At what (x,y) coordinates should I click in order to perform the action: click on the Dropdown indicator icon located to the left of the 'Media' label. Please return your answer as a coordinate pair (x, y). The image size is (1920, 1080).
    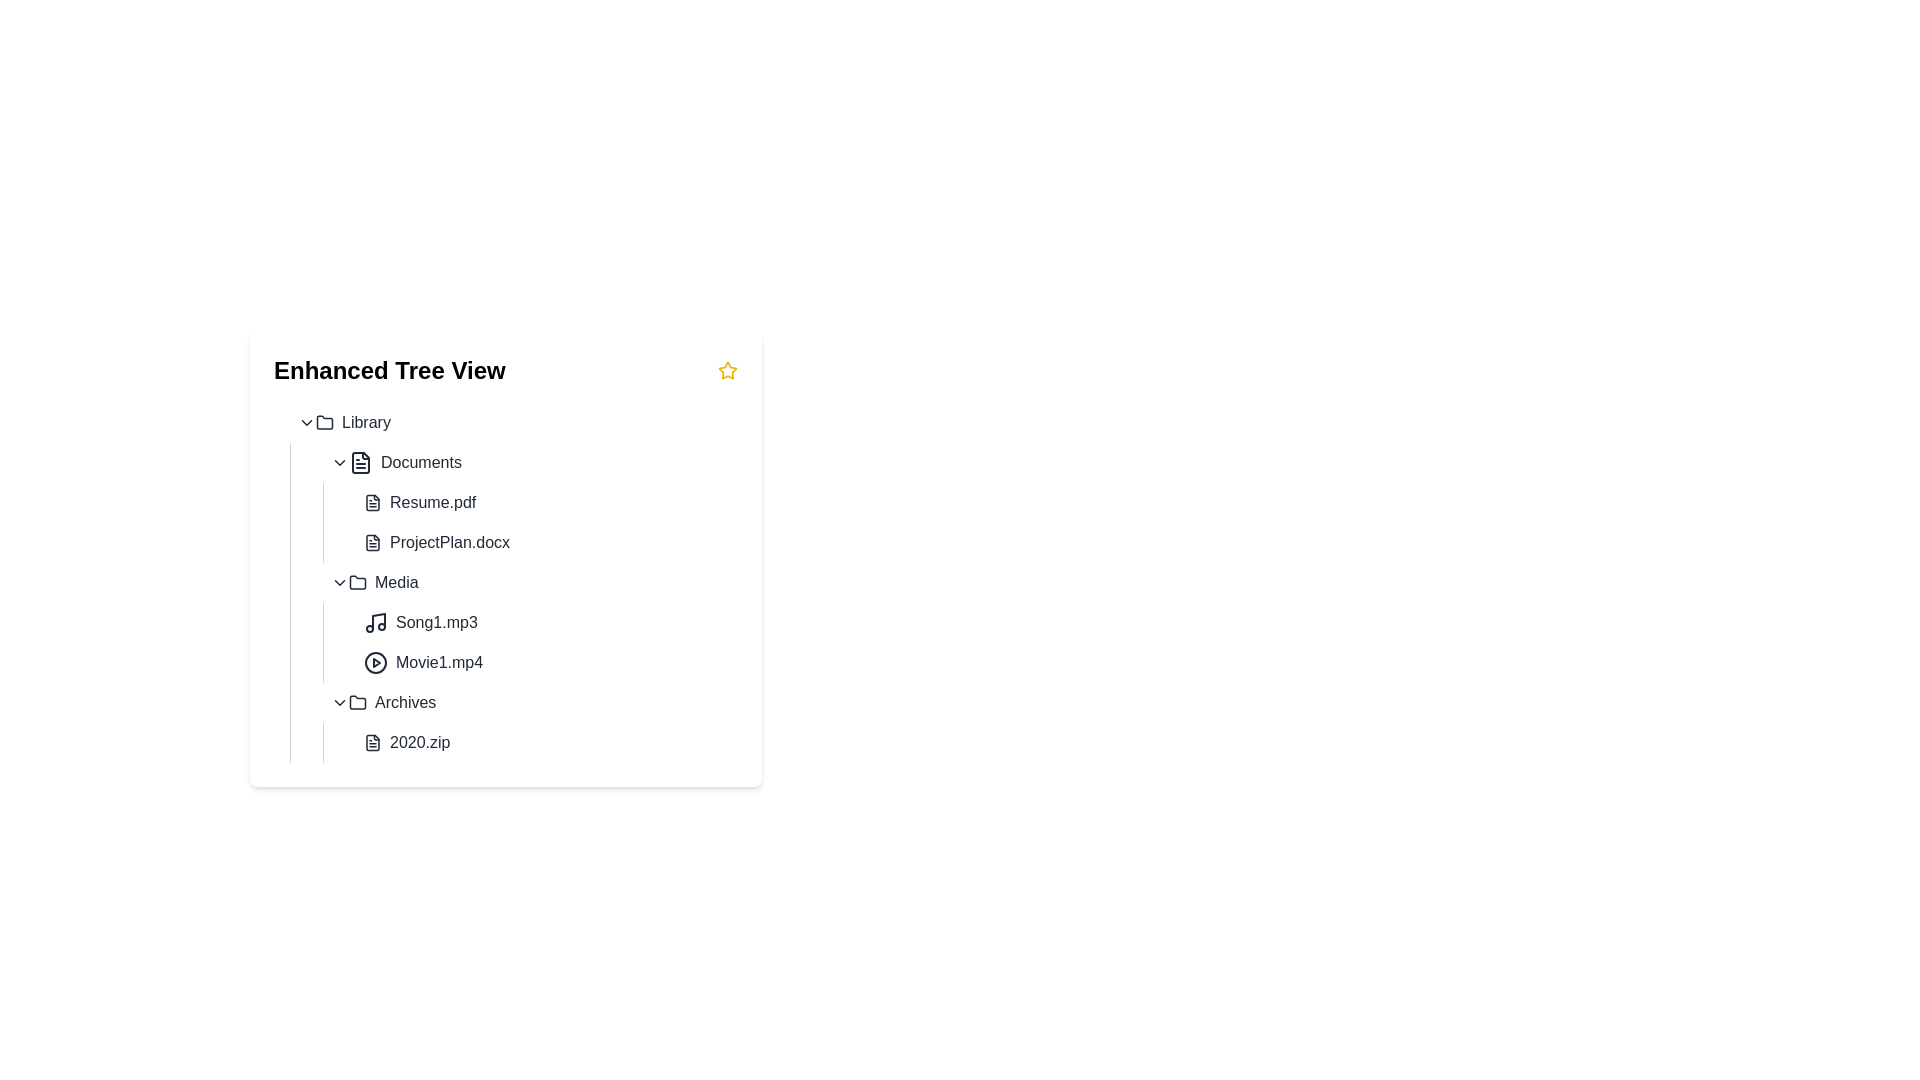
    Looking at the image, I should click on (340, 582).